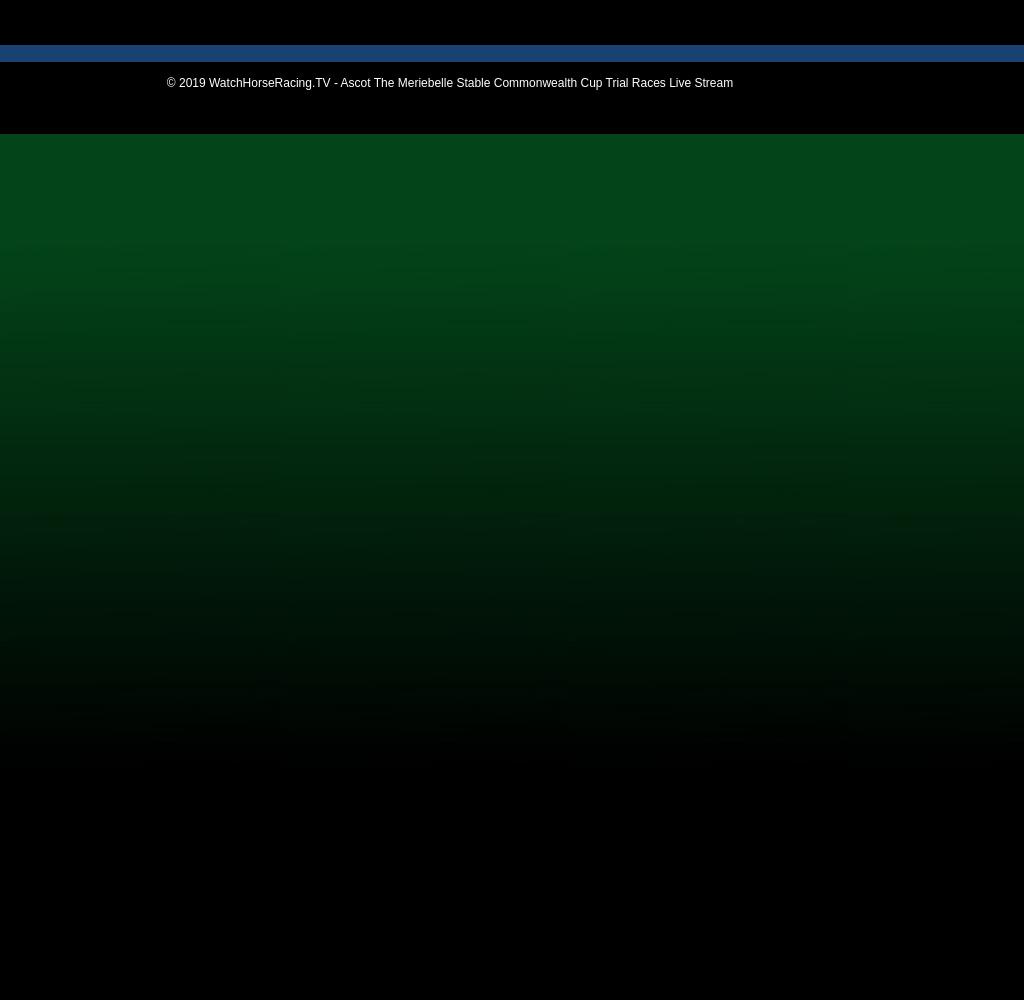  What do you see at coordinates (45, 478) in the screenshot?
I see `'Taree'` at bounding box center [45, 478].